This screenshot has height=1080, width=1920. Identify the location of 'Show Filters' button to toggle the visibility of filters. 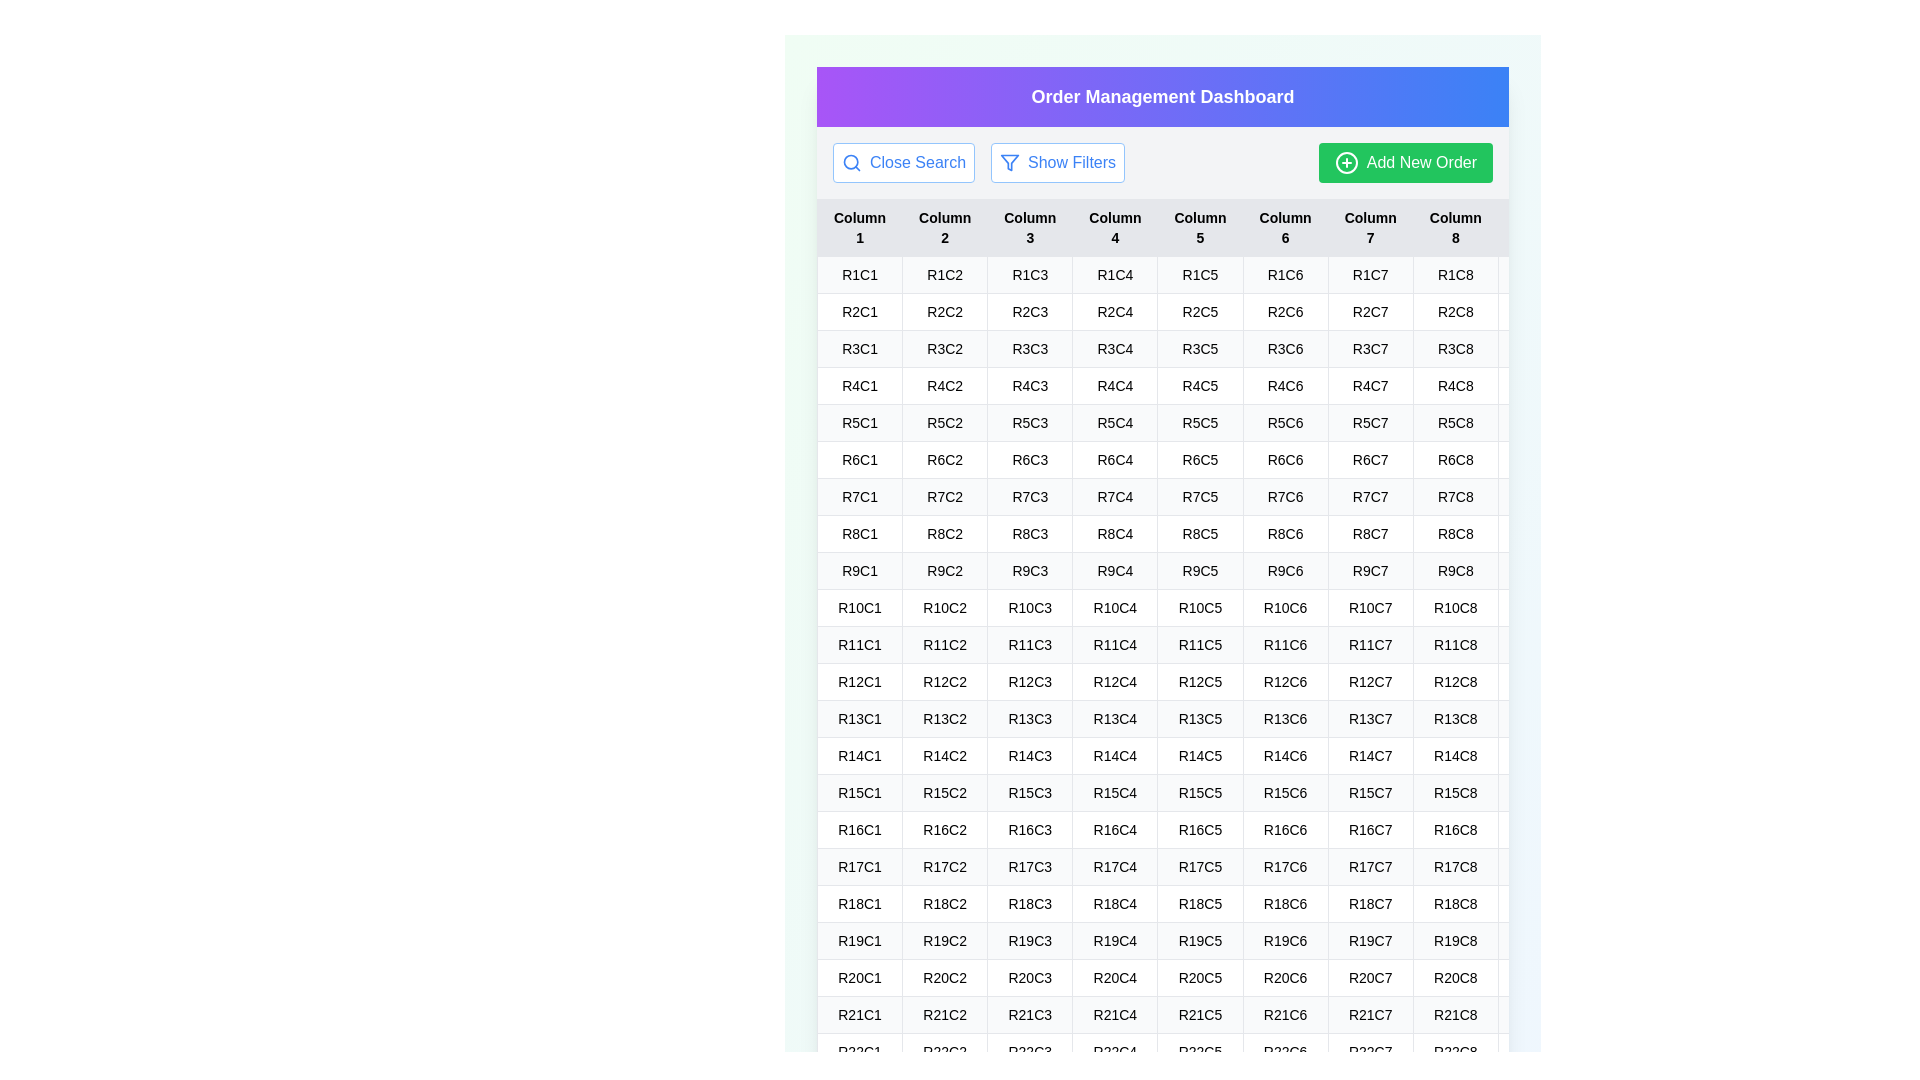
(1056, 161).